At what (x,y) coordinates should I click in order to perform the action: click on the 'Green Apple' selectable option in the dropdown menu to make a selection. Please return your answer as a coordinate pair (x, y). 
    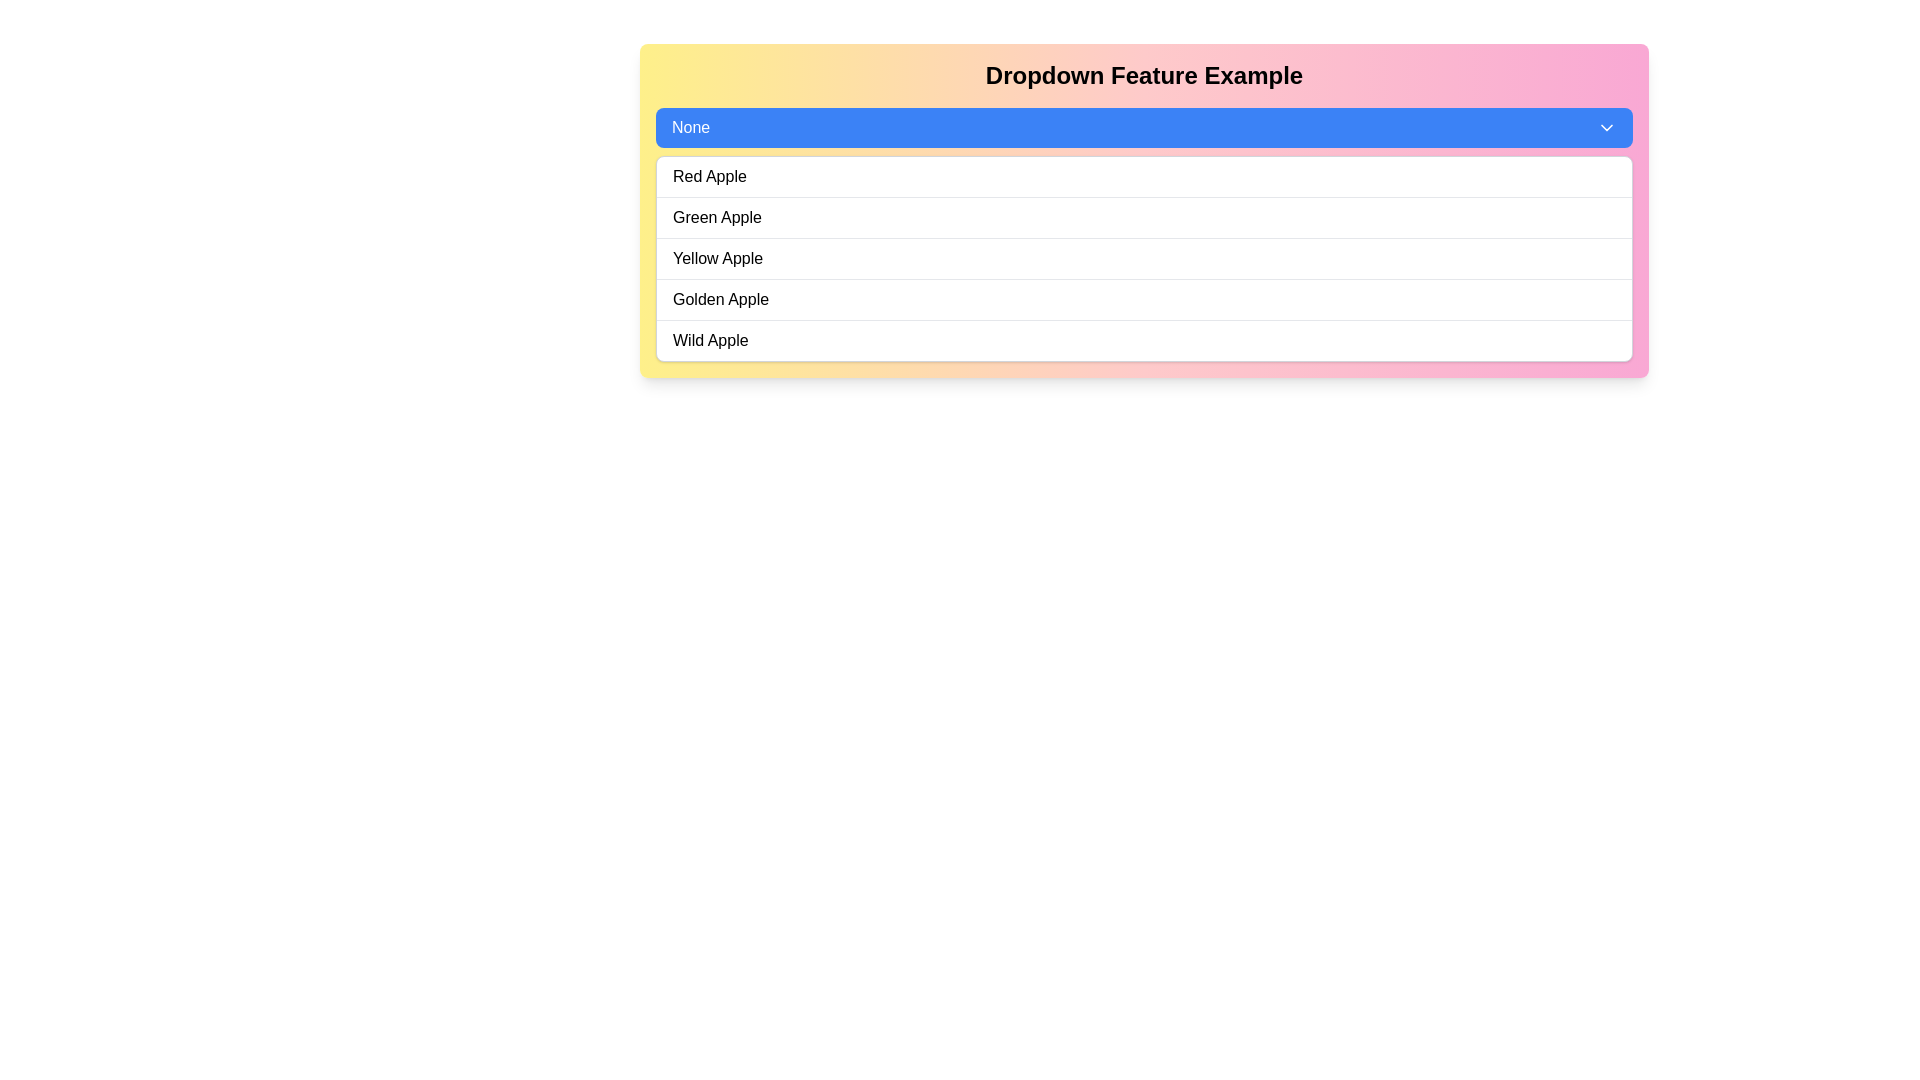
    Looking at the image, I should click on (1144, 217).